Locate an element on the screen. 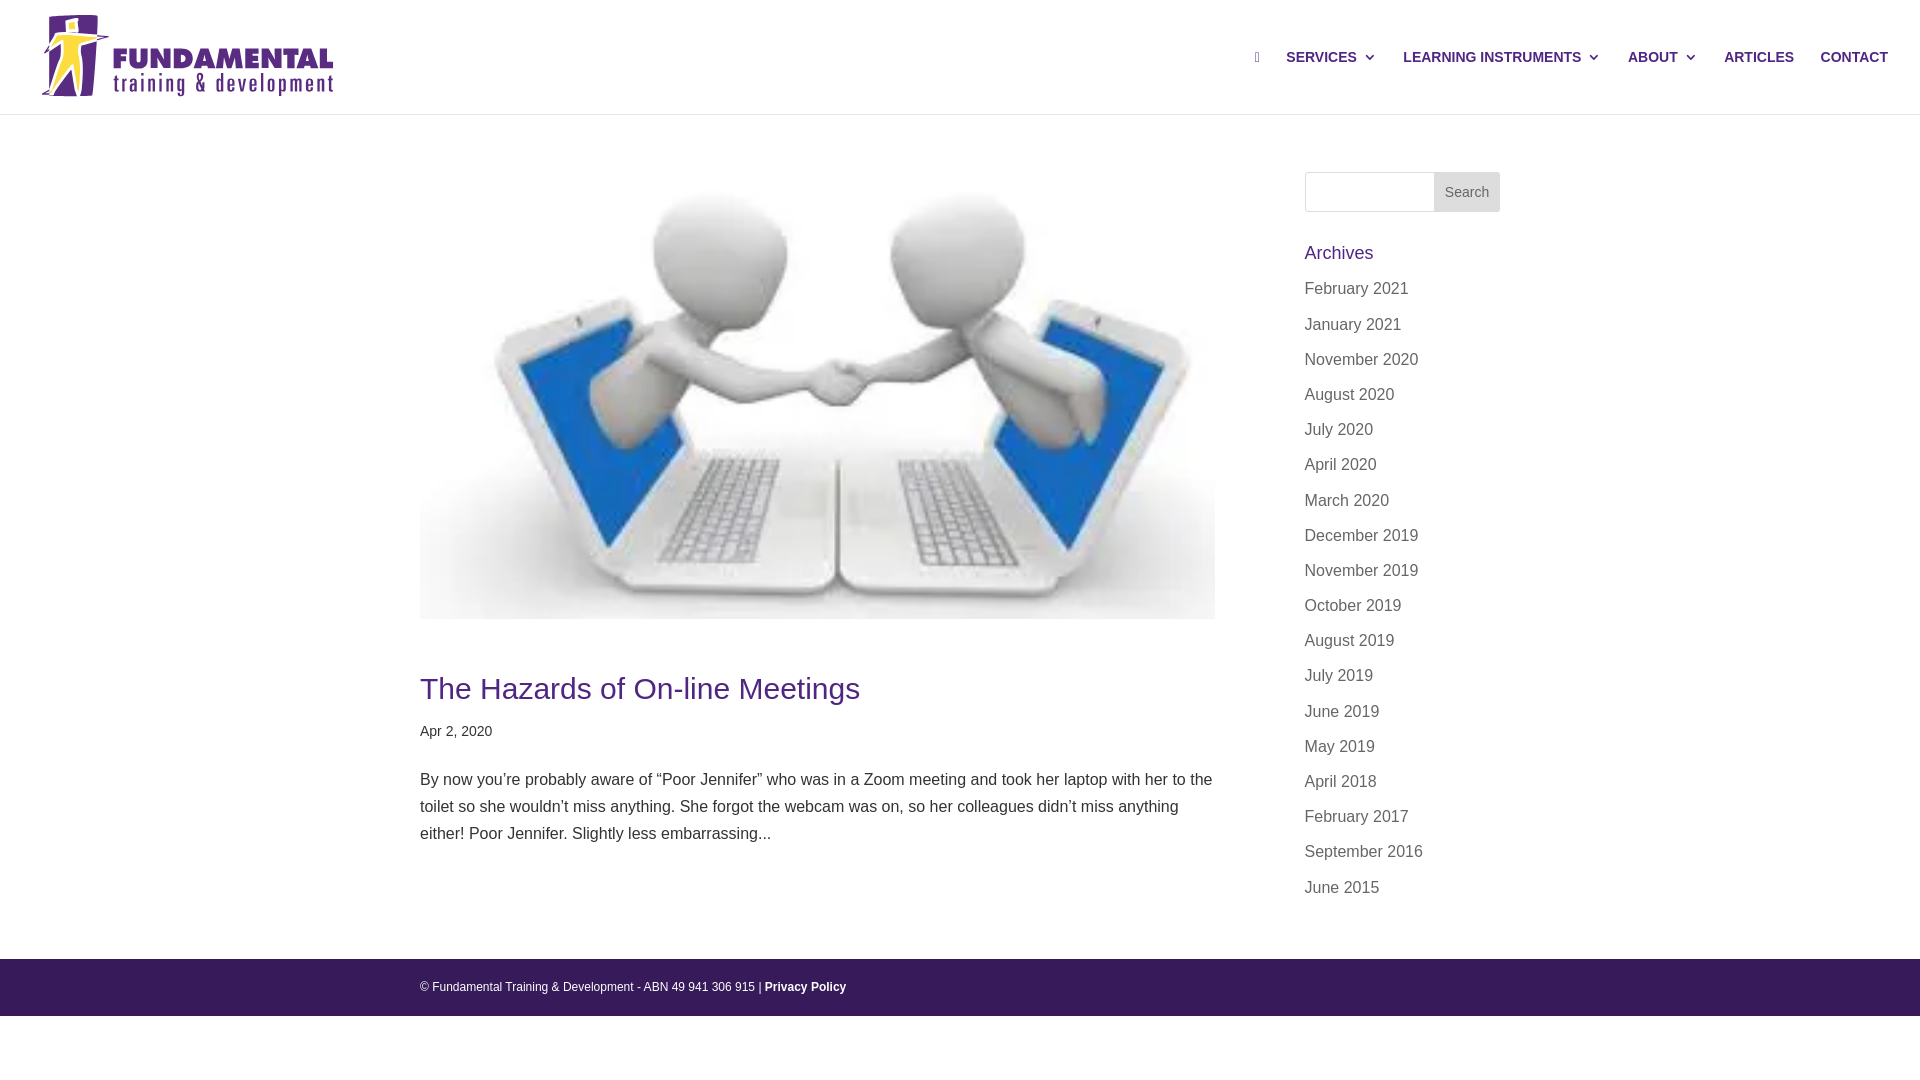 The image size is (1920, 1080). 'June 2015' is located at coordinates (1305, 886).